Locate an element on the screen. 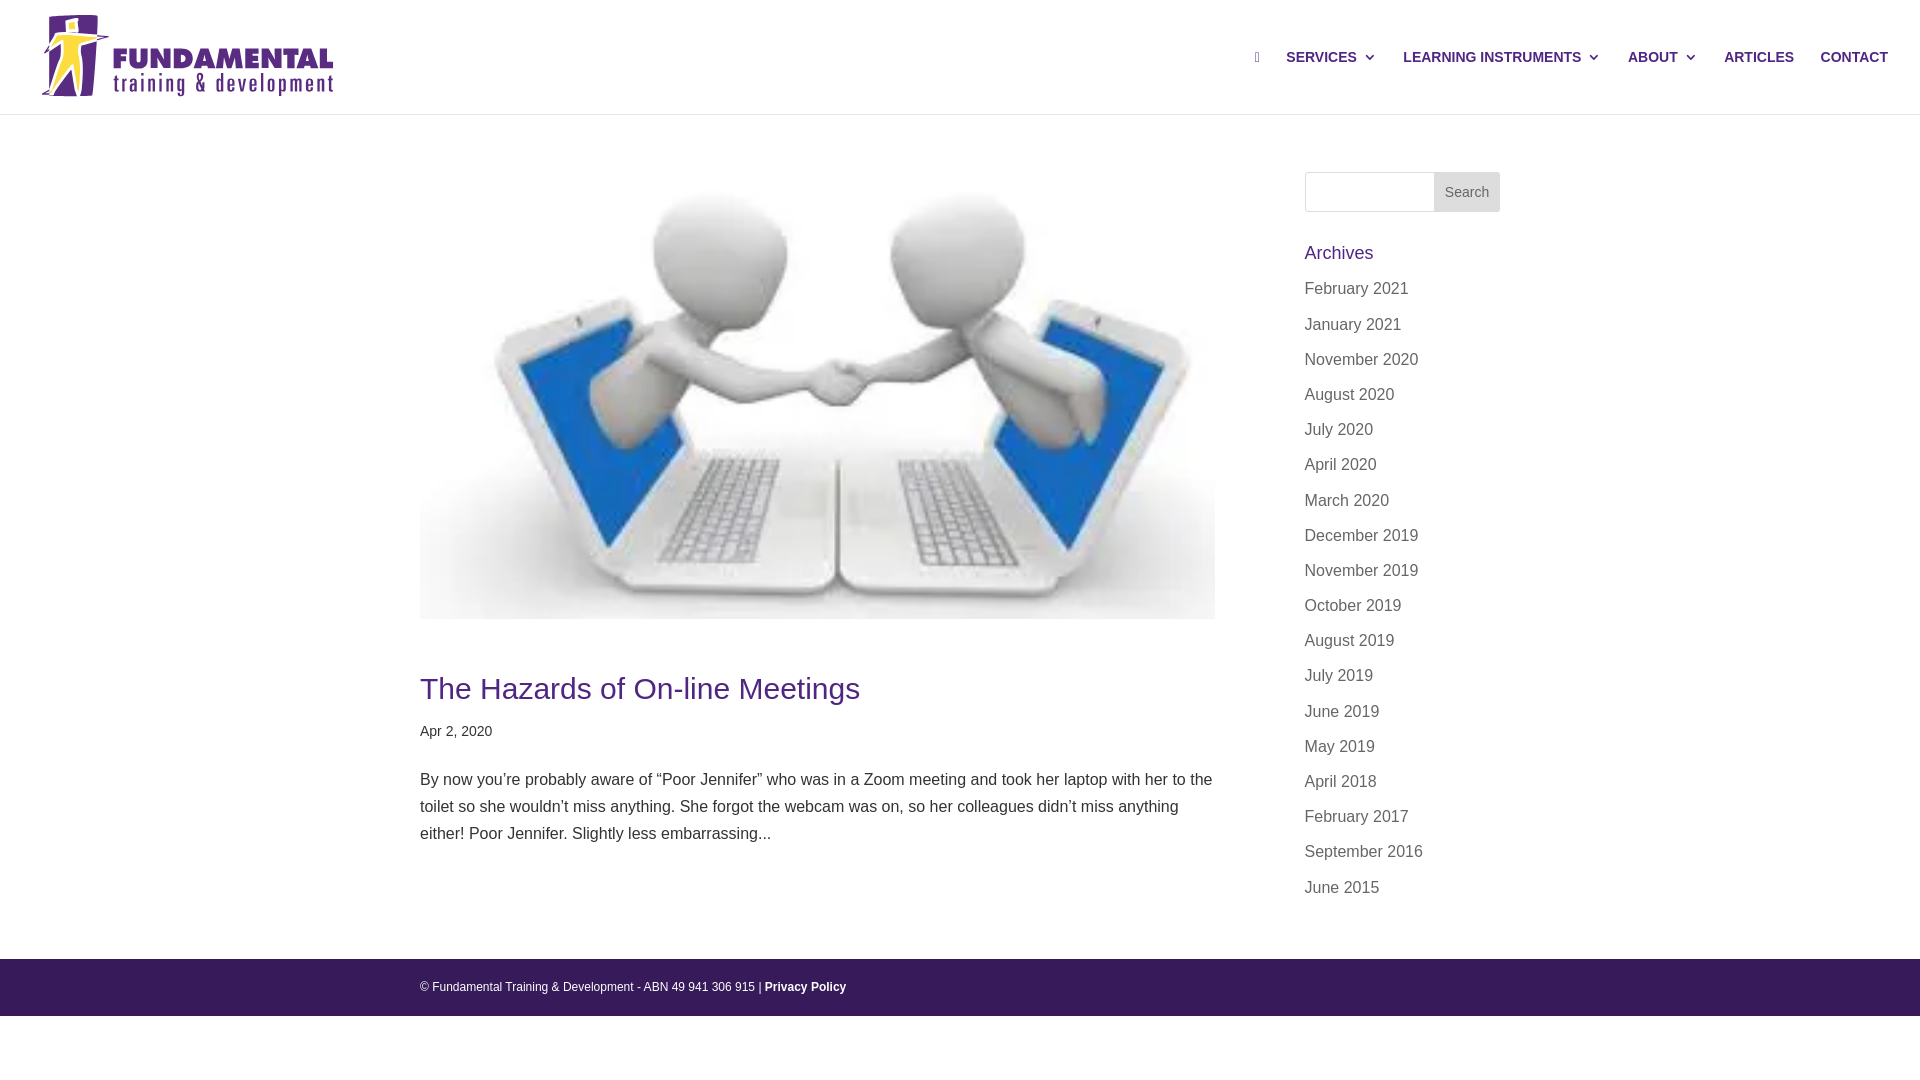 The image size is (1920, 1080). 'June 2015' is located at coordinates (1305, 886).